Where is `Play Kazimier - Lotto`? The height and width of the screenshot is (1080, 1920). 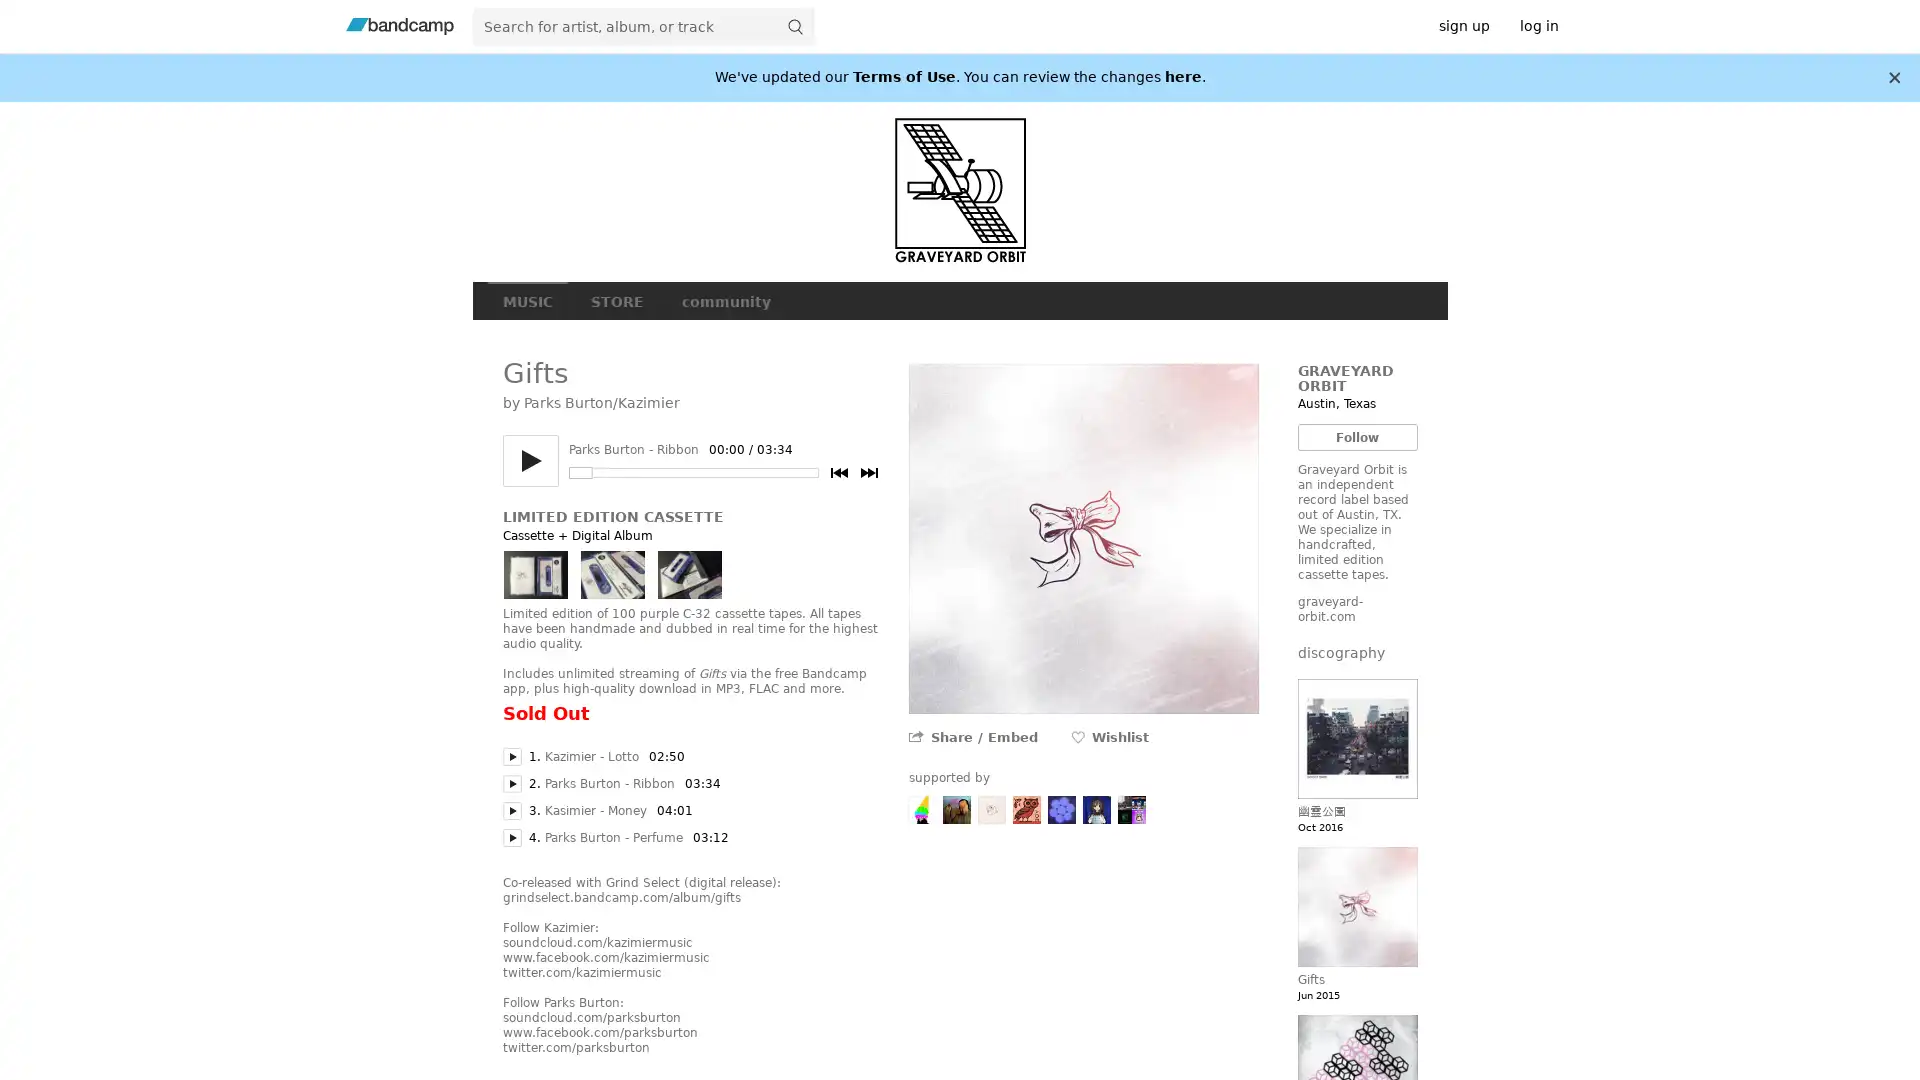 Play Kazimier - Lotto is located at coordinates (511, 756).